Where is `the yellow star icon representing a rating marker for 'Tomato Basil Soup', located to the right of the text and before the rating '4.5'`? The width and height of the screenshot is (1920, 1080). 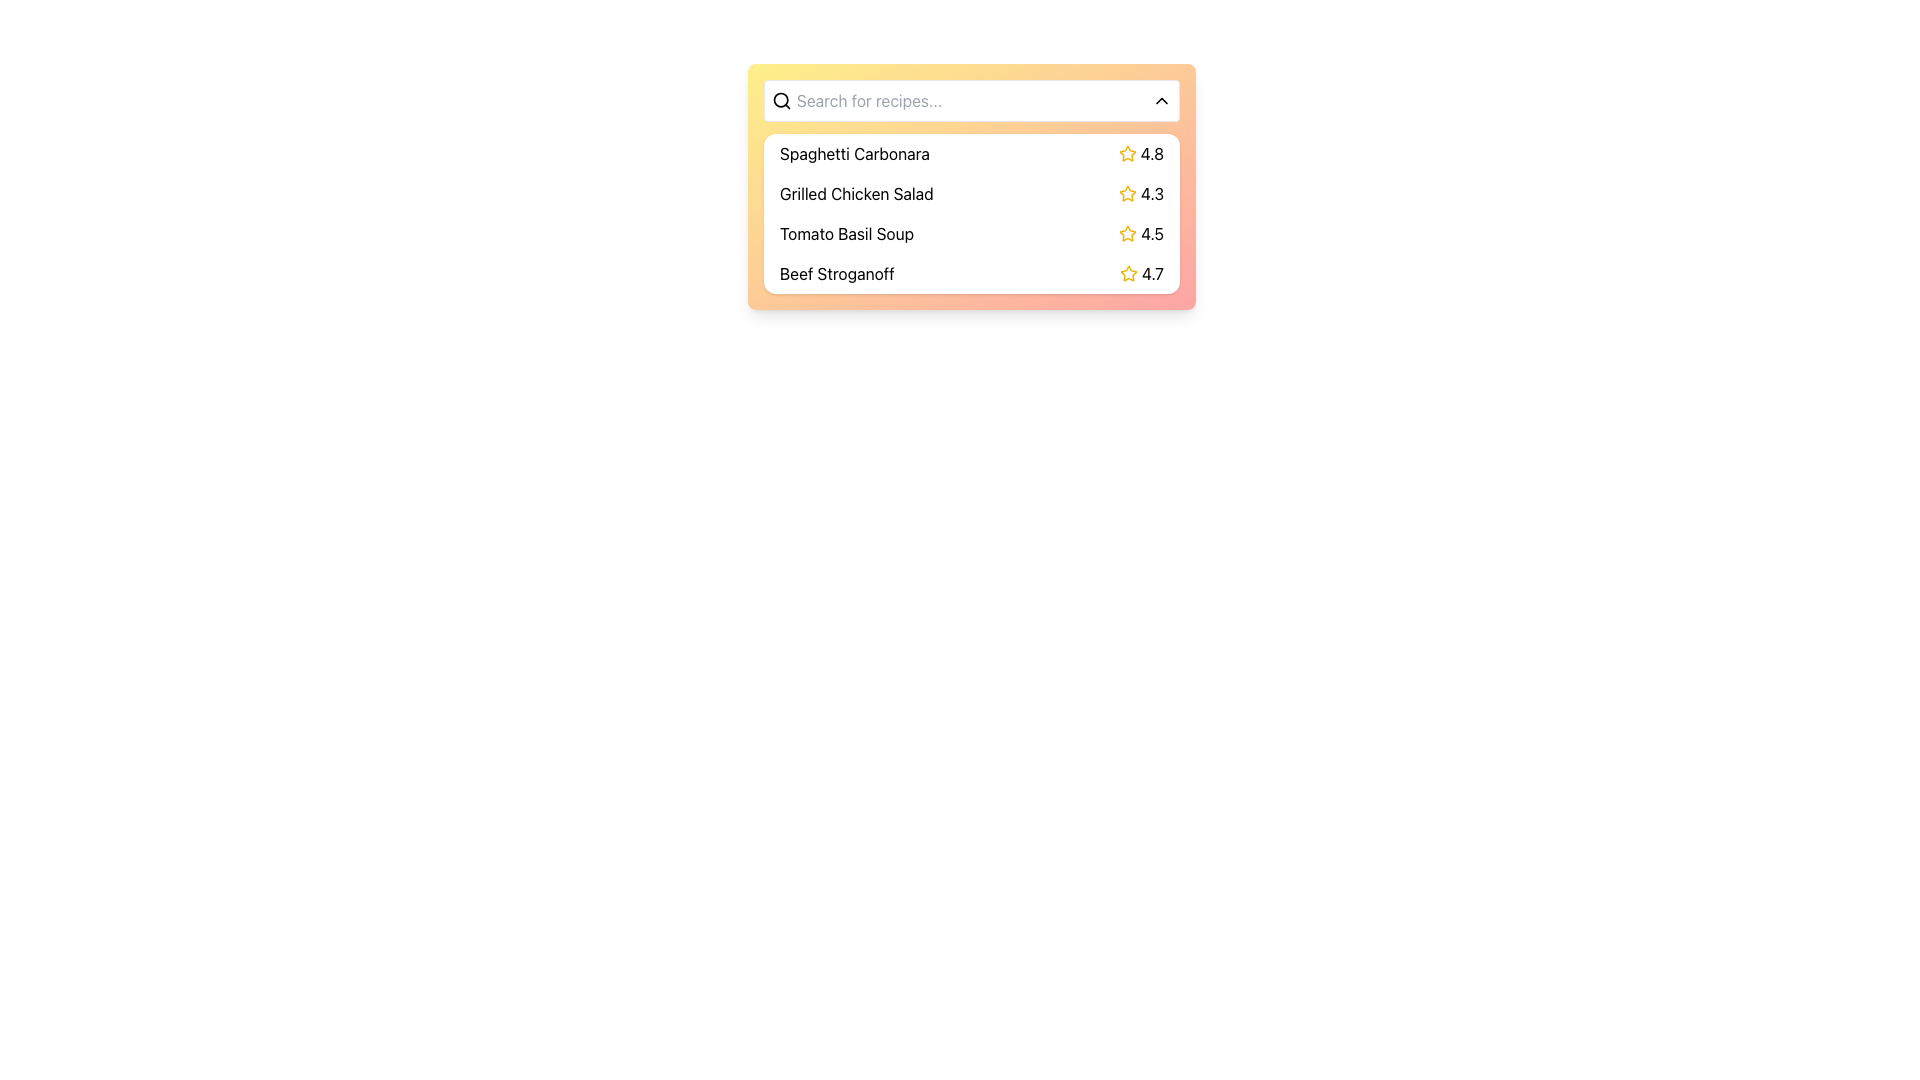 the yellow star icon representing a rating marker for 'Tomato Basil Soup', located to the right of the text and before the rating '4.5' is located at coordinates (1128, 233).